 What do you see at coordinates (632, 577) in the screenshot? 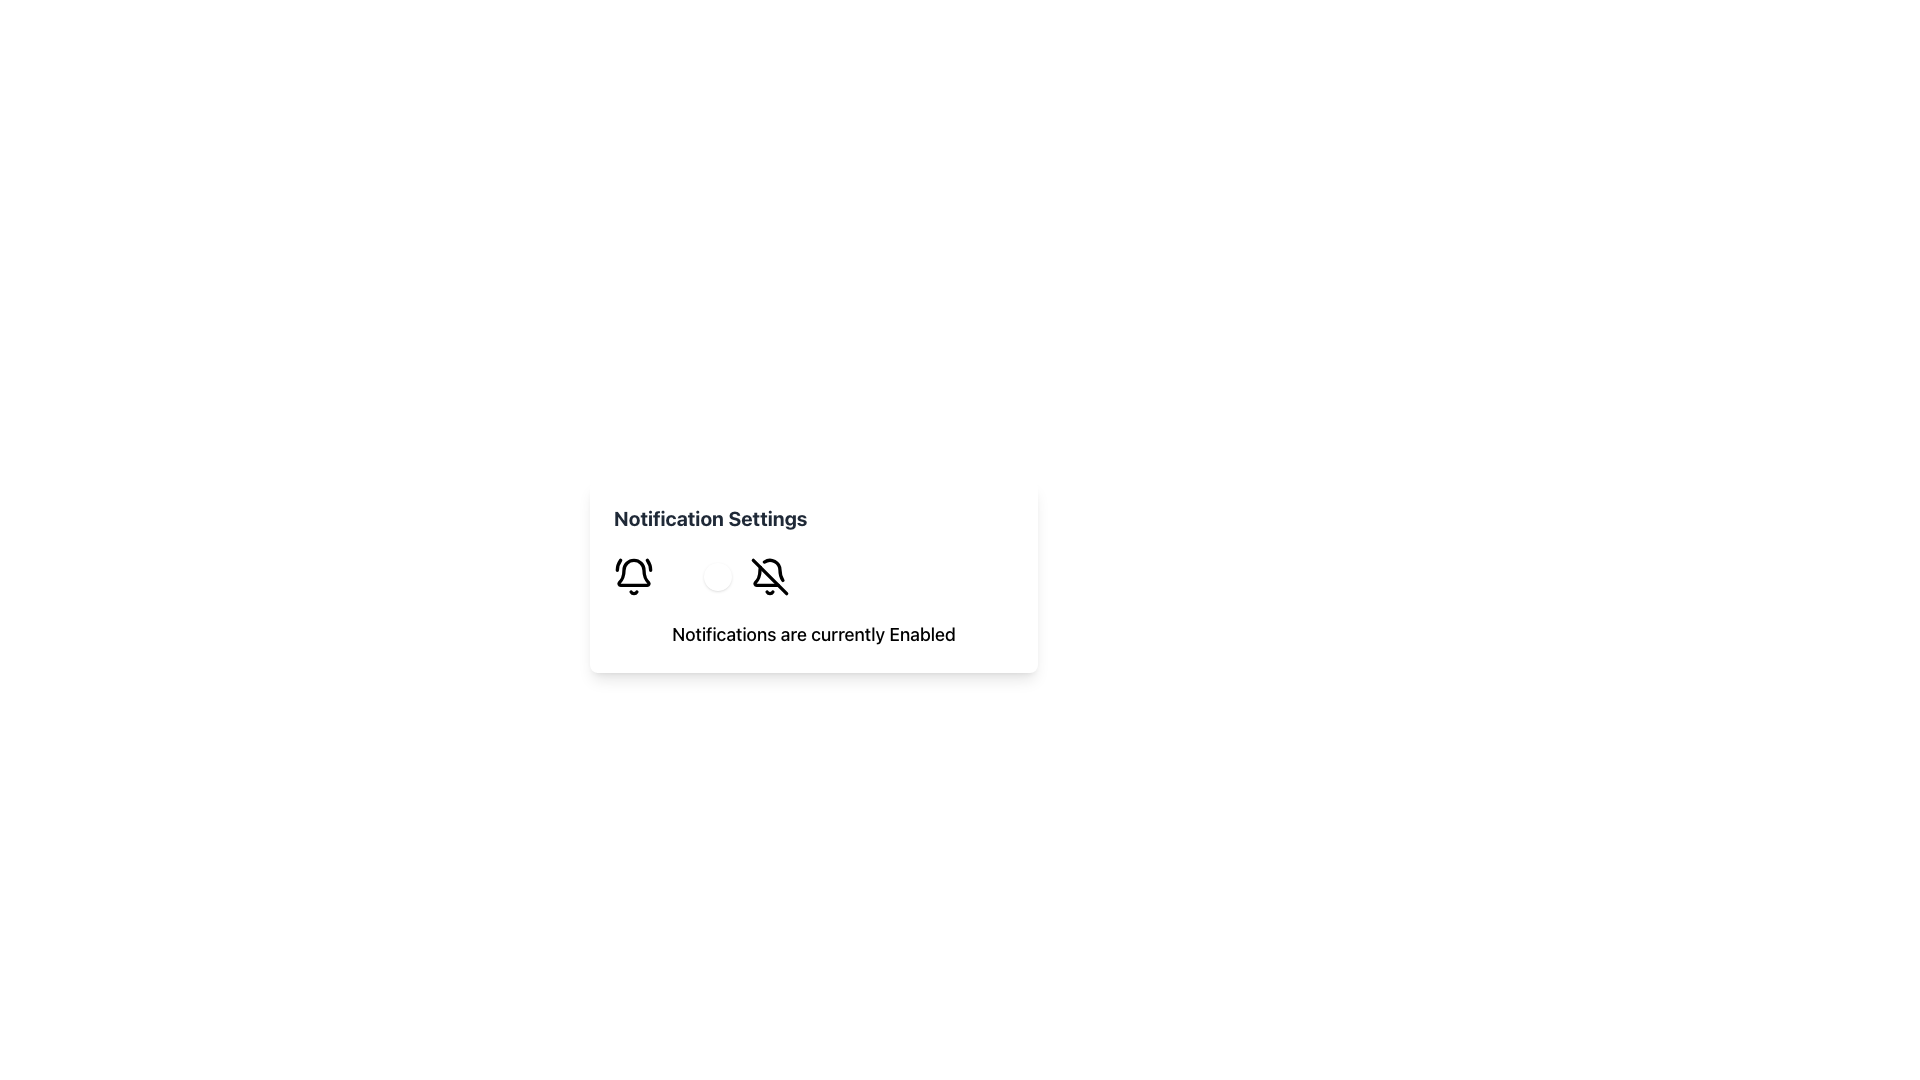
I see `the notification alert SVG icon located at the first position among three components in the notification settings` at bounding box center [632, 577].